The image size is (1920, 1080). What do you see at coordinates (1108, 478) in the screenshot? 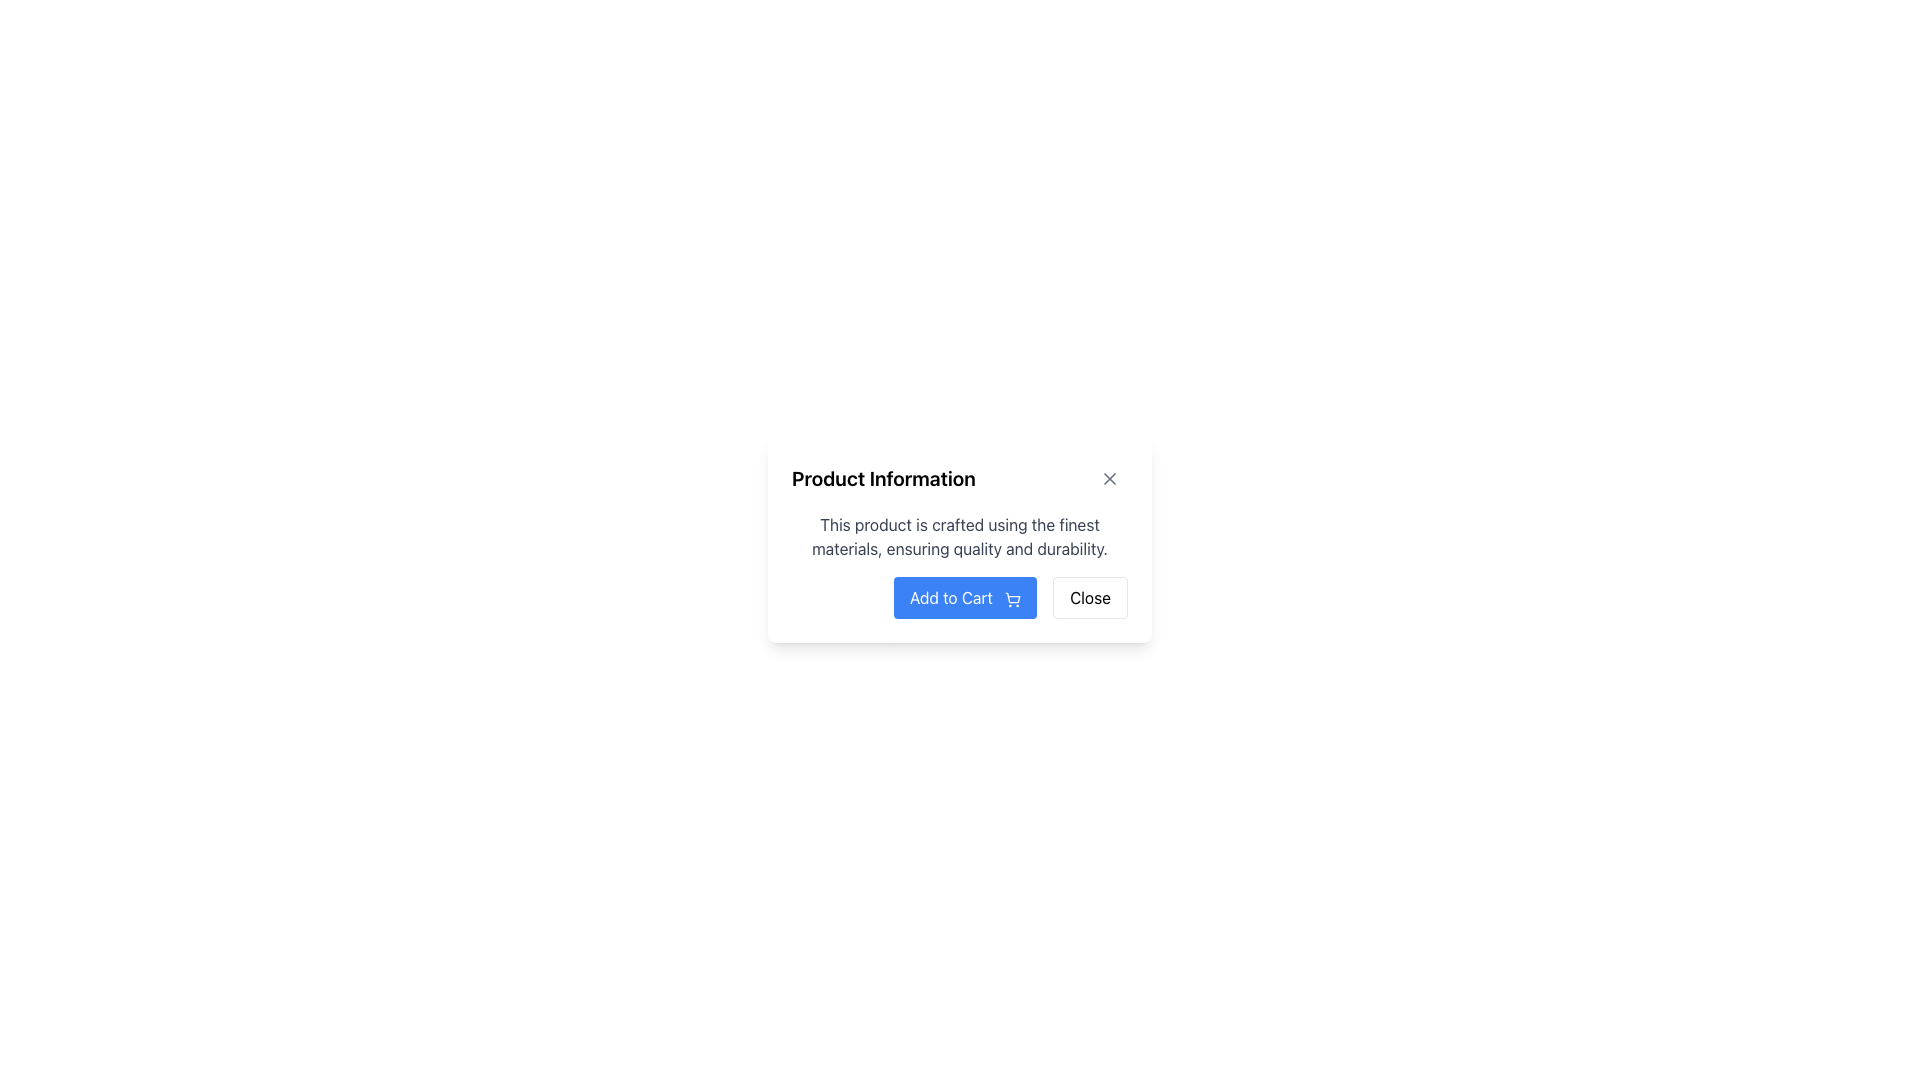
I see `the Close Icon Button located in the top-right corner of the modal` at bounding box center [1108, 478].